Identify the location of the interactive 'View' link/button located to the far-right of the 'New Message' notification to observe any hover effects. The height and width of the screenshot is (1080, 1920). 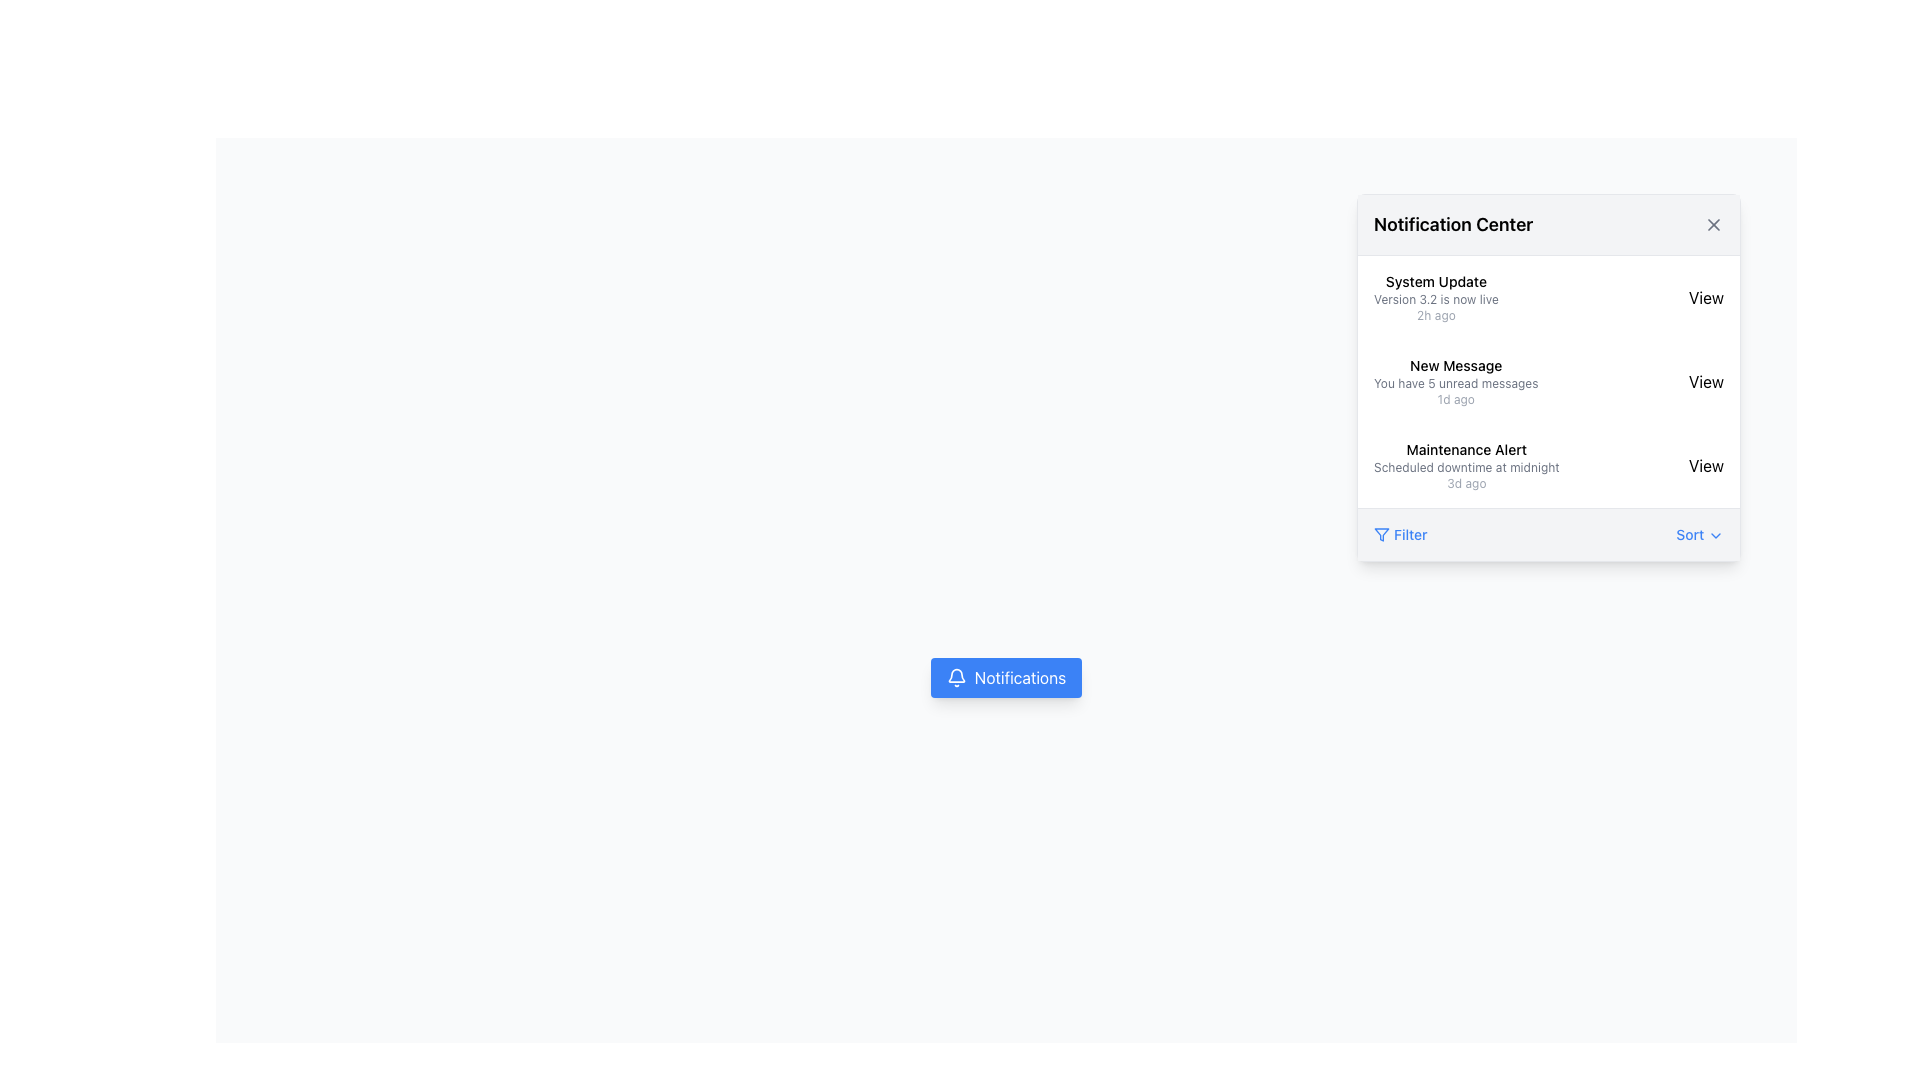
(1705, 381).